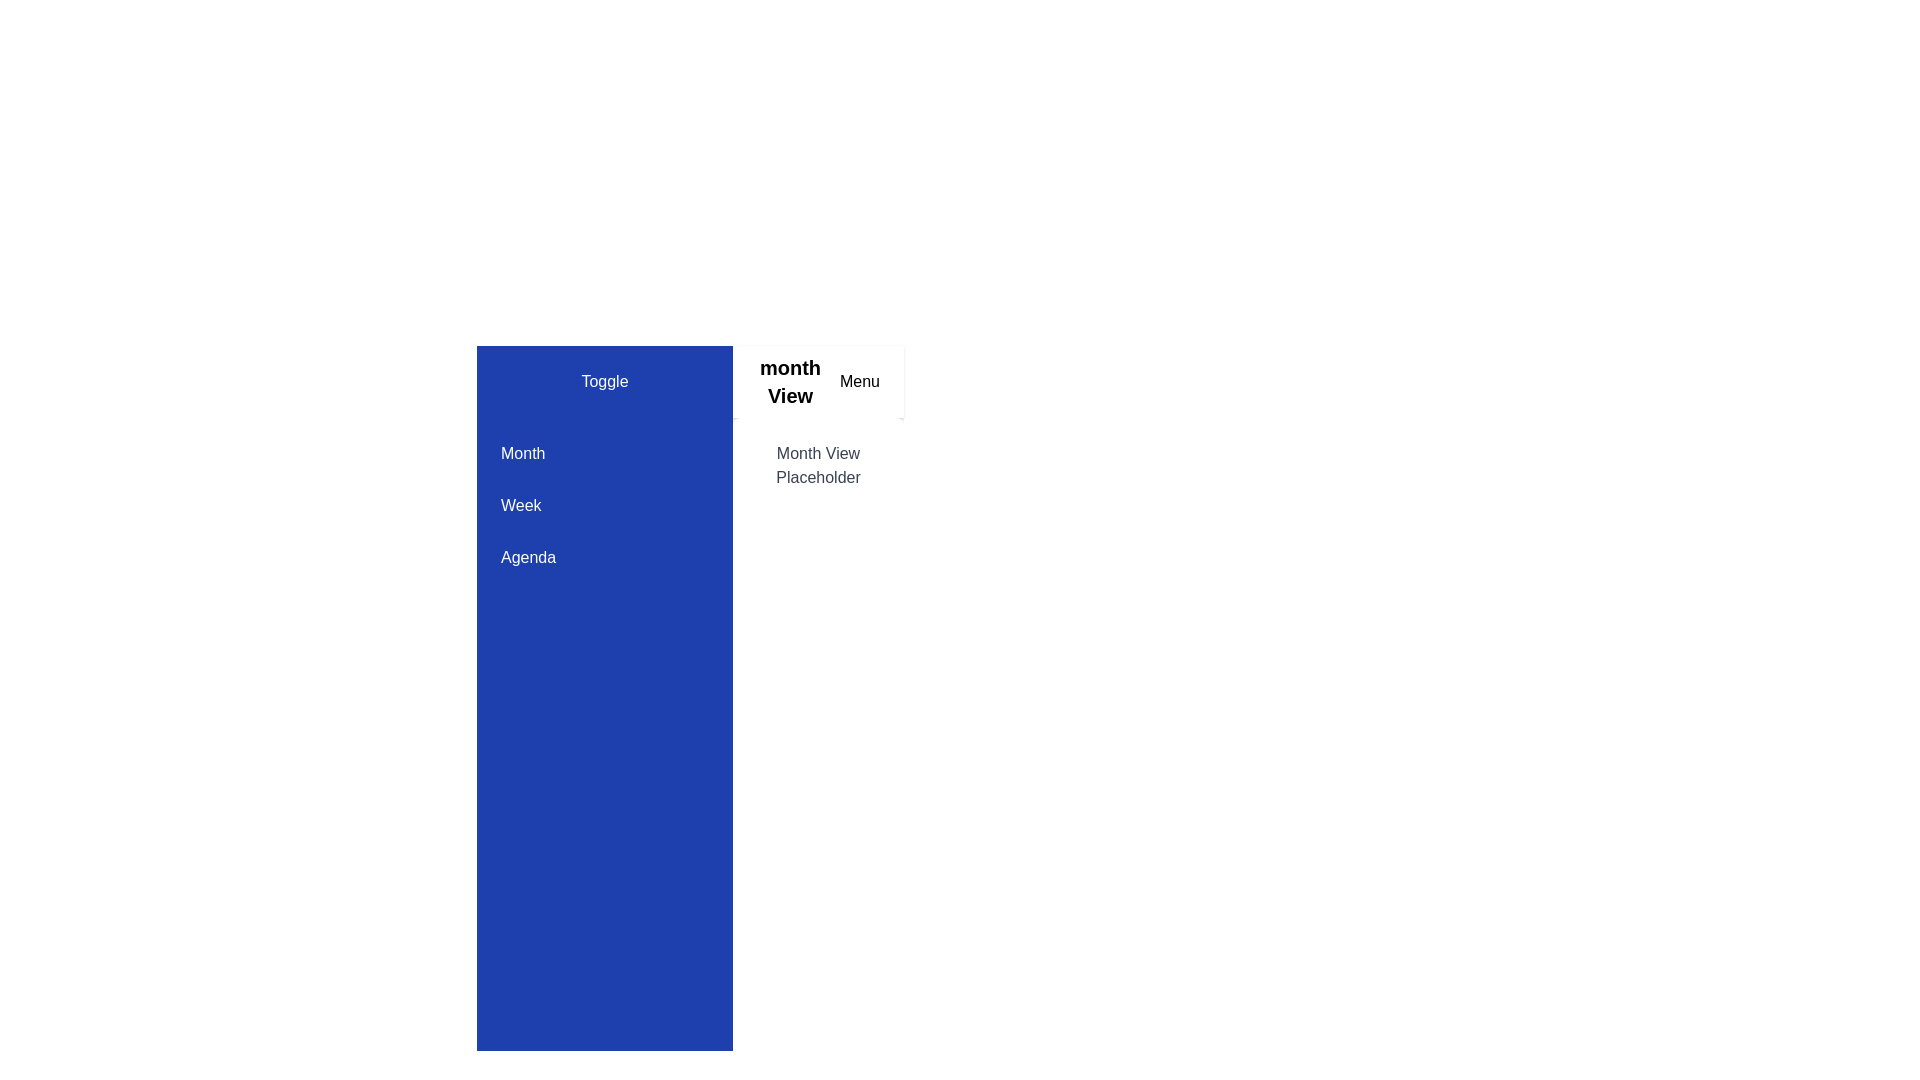 This screenshot has width=1920, height=1080. I want to click on the 'Agenda' button at the bottom of the vertical list in the side panel, so click(603, 558).